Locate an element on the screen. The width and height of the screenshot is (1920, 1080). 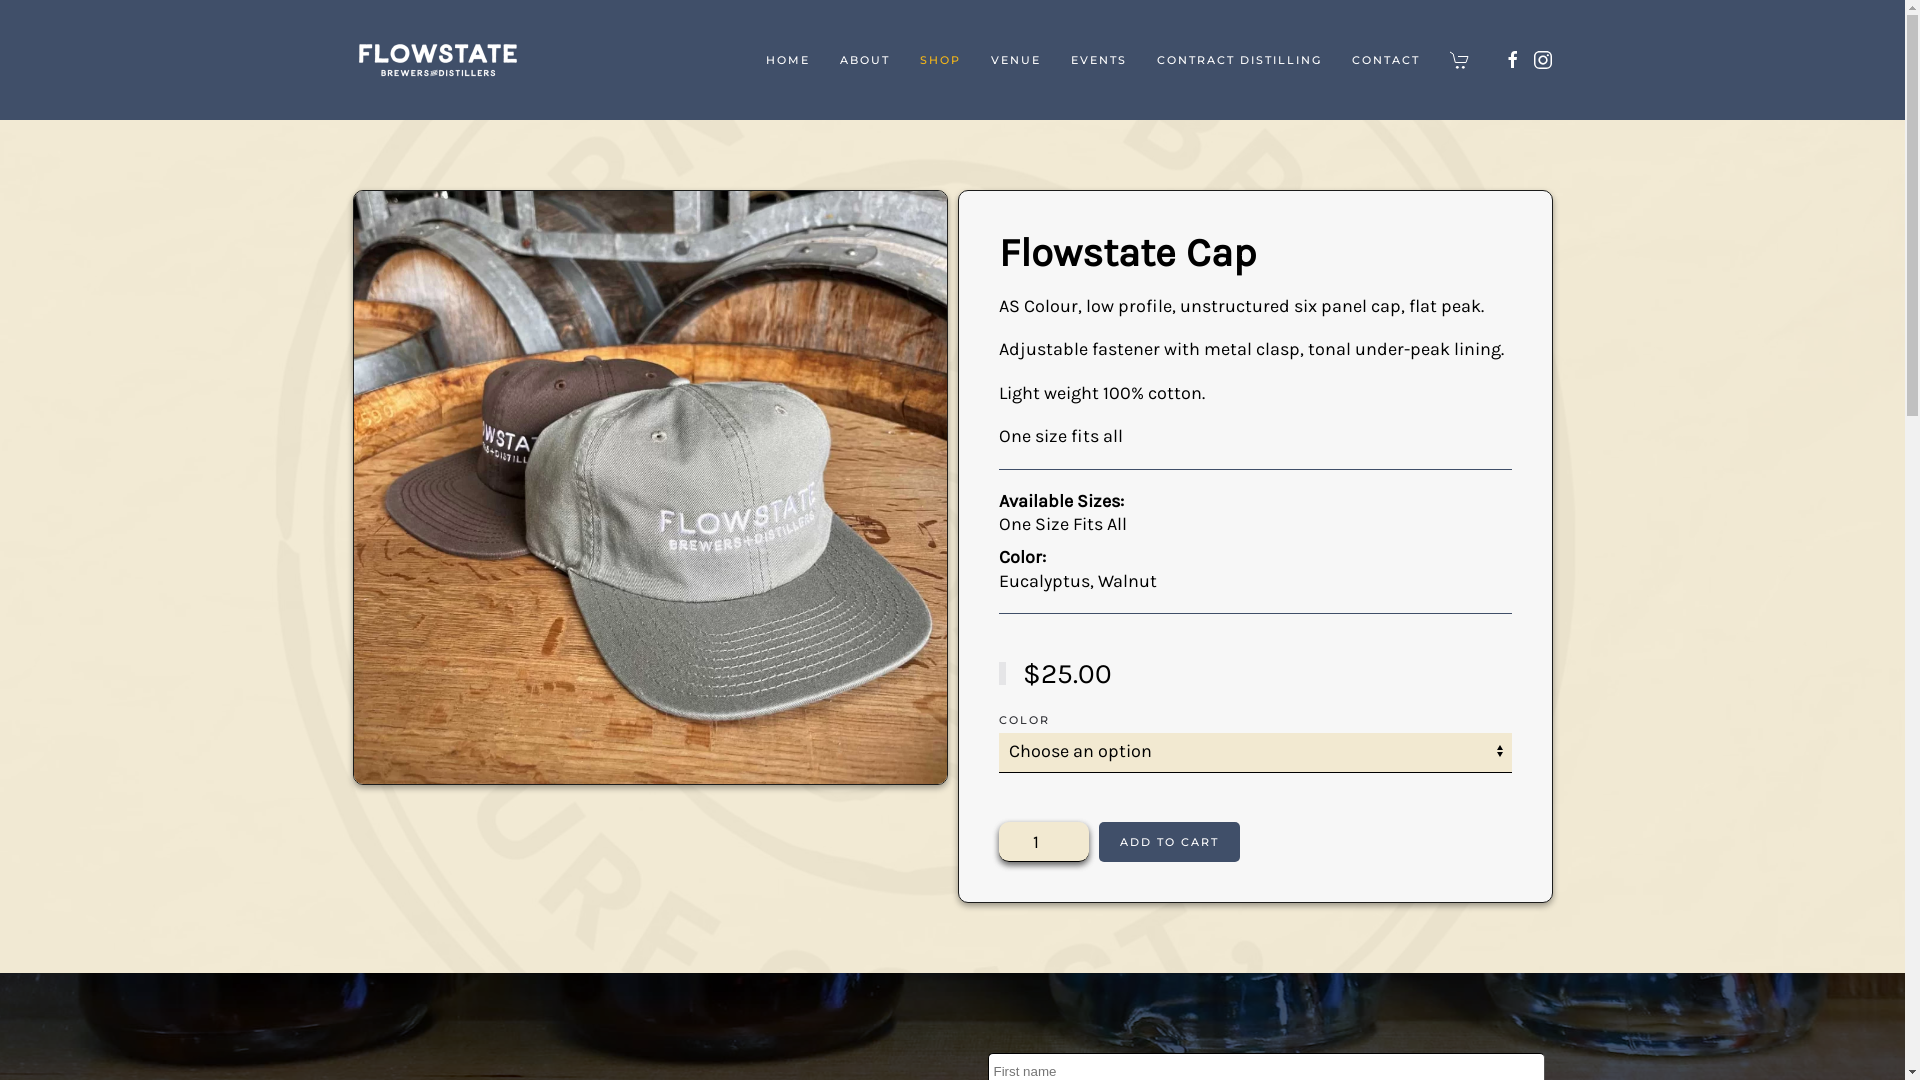
'CONTACT' is located at coordinates (1385, 59).